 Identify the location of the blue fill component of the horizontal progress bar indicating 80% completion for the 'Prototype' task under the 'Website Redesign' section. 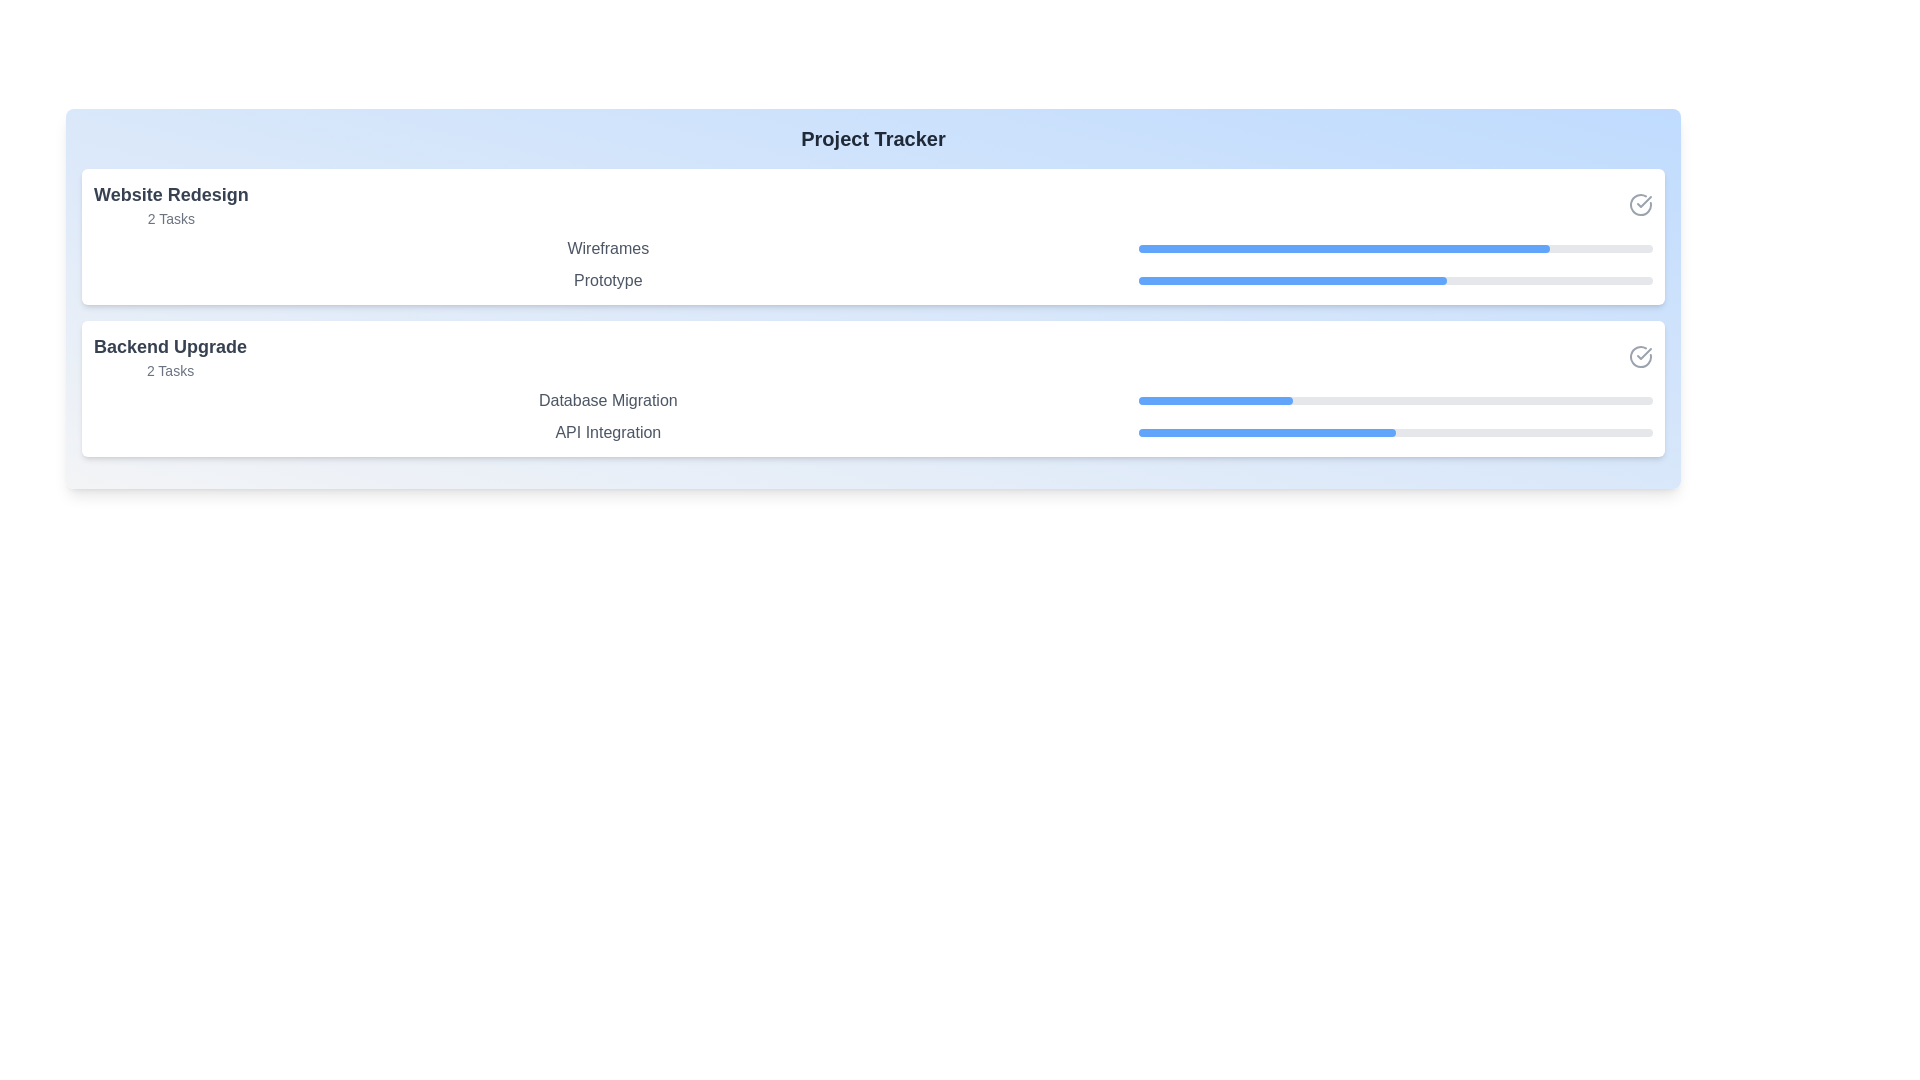
(1344, 248).